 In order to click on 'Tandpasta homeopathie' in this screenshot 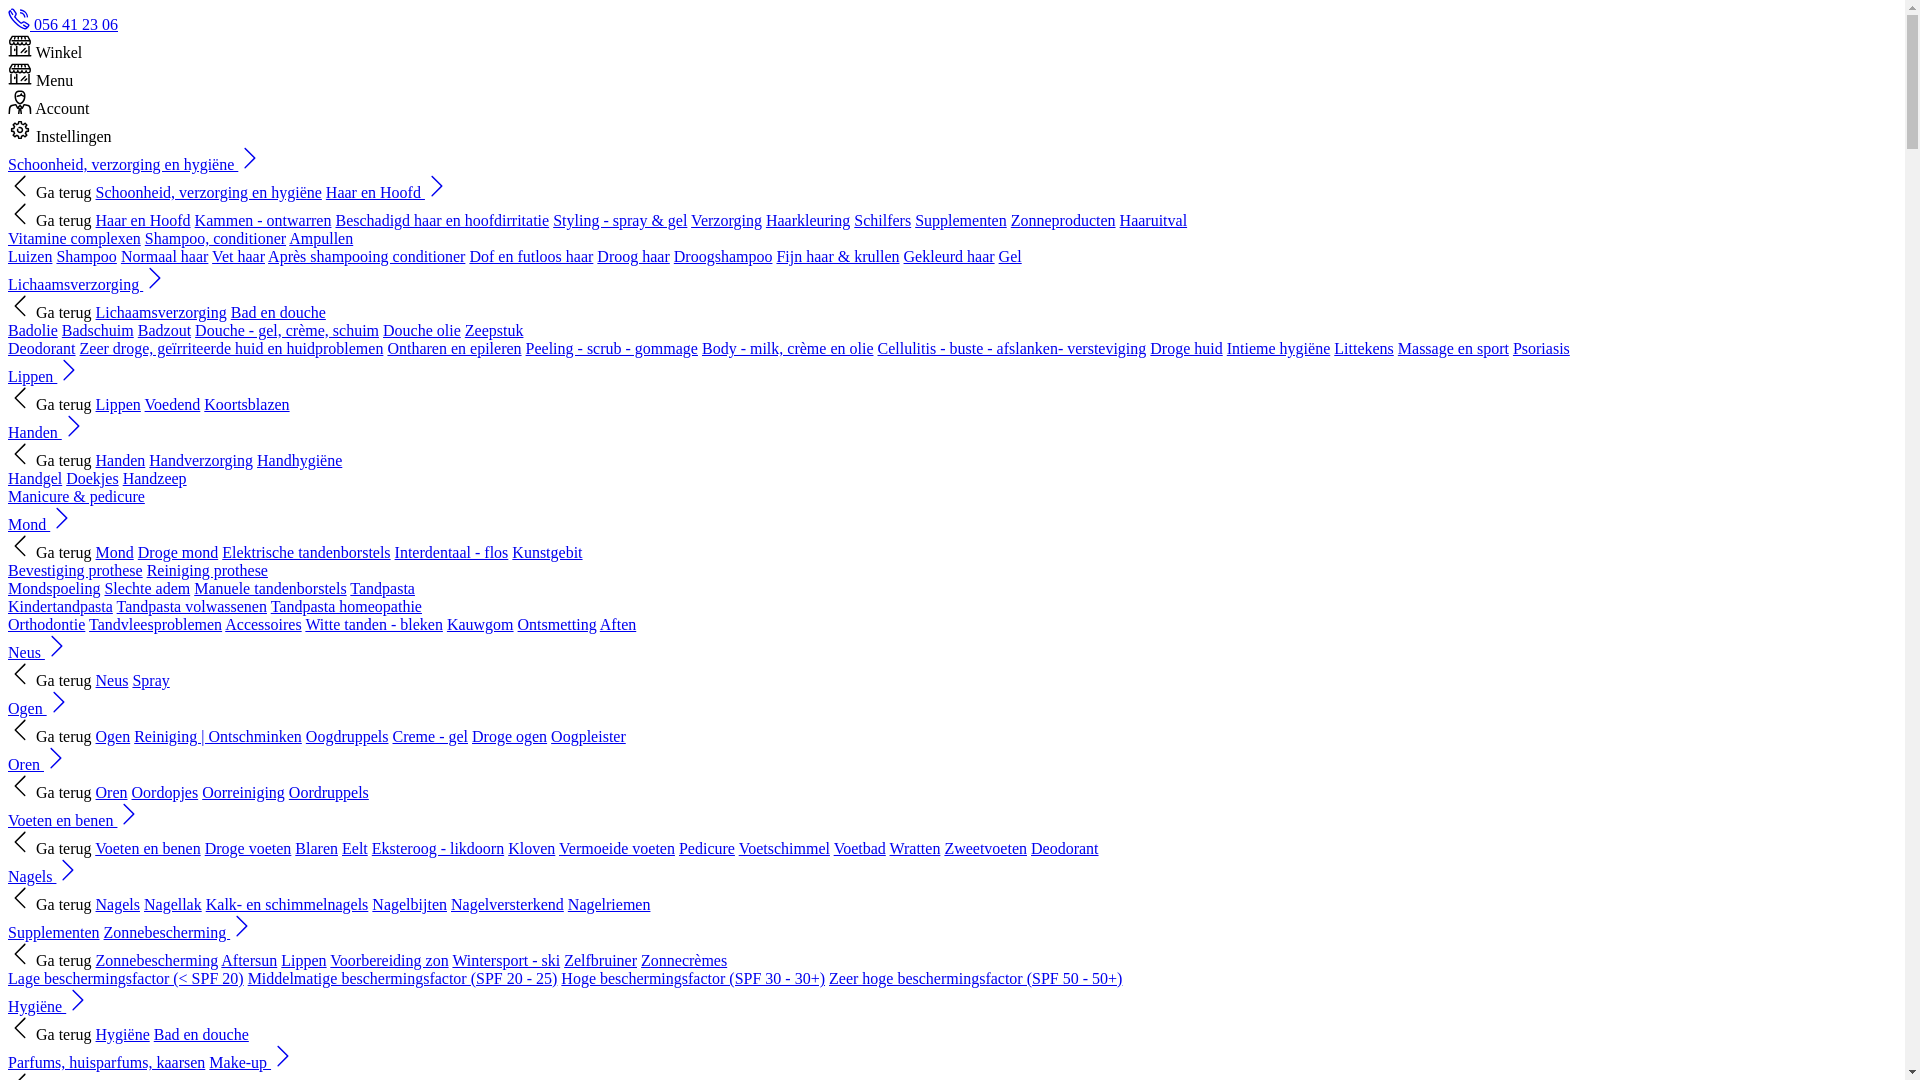, I will do `click(346, 605)`.